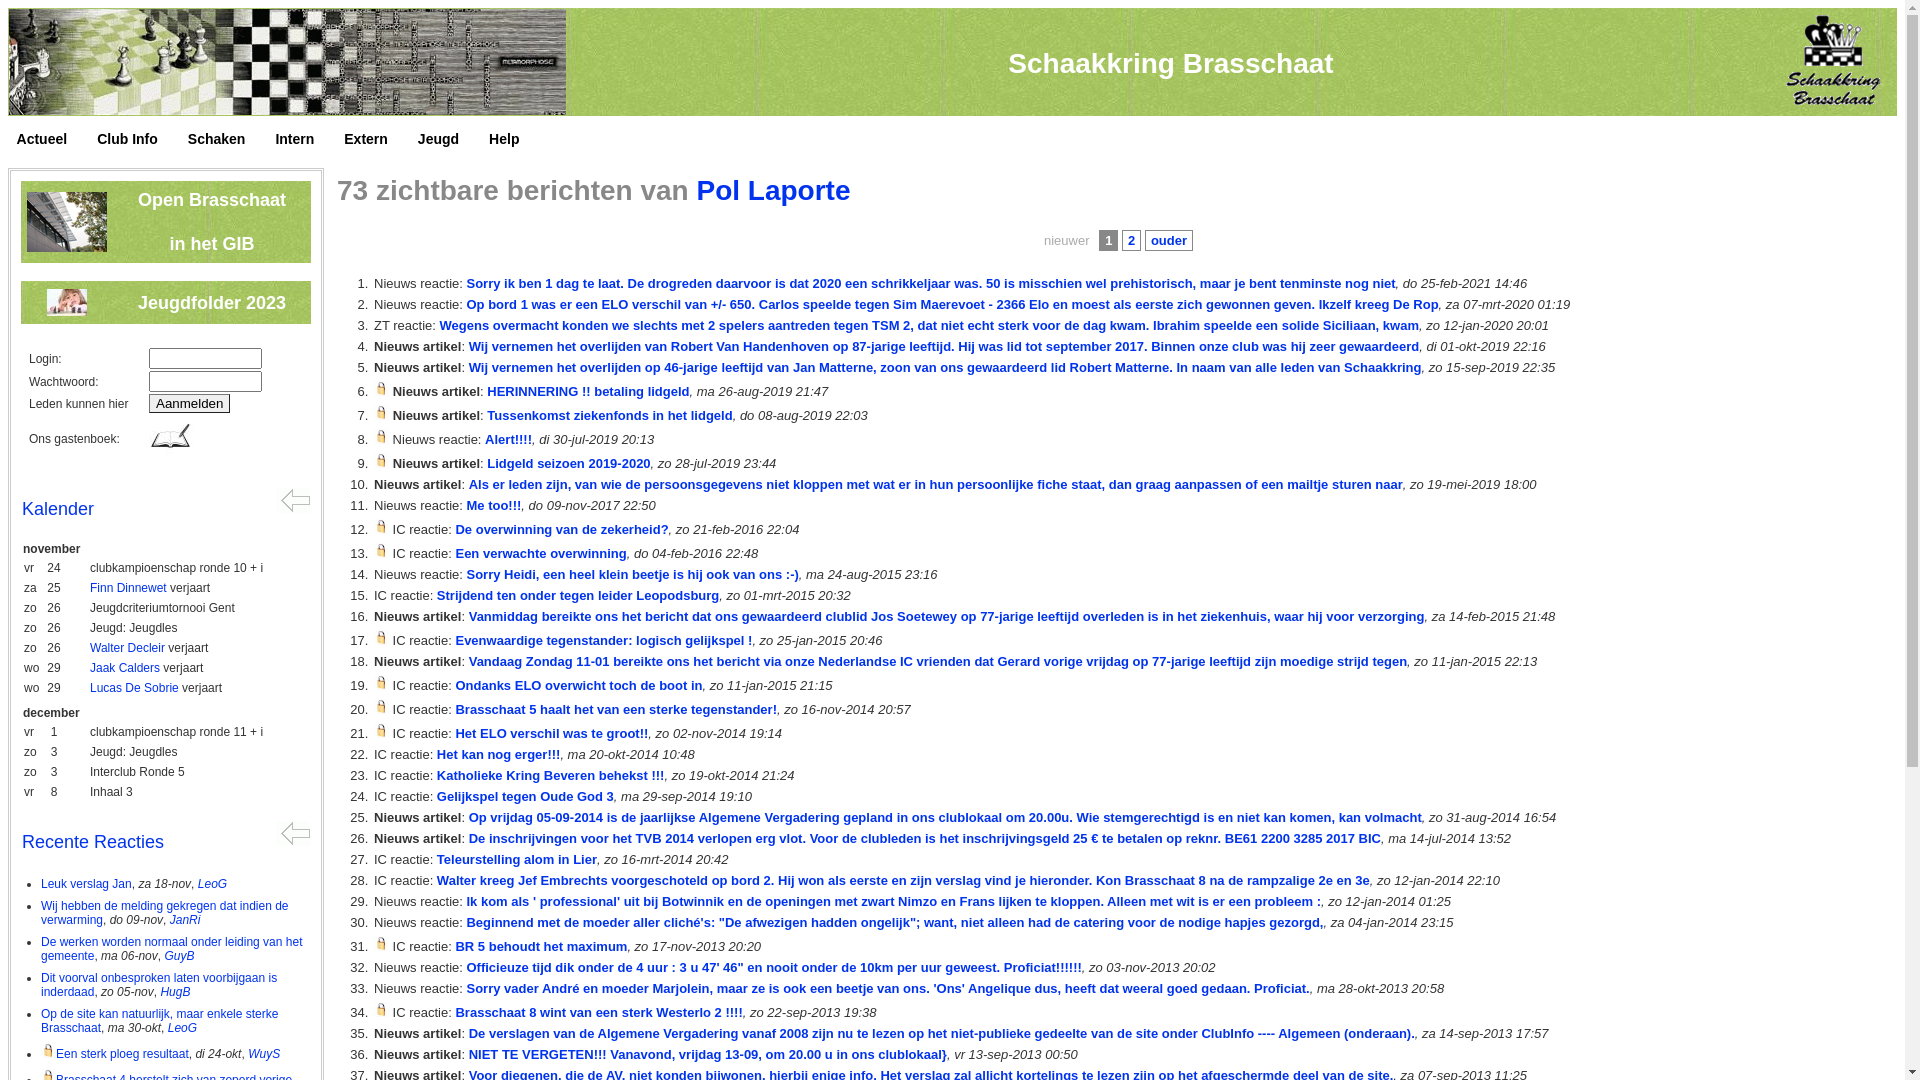 Image resolution: width=1920 pixels, height=1080 pixels. I want to click on 'Extern', so click(375, 139).